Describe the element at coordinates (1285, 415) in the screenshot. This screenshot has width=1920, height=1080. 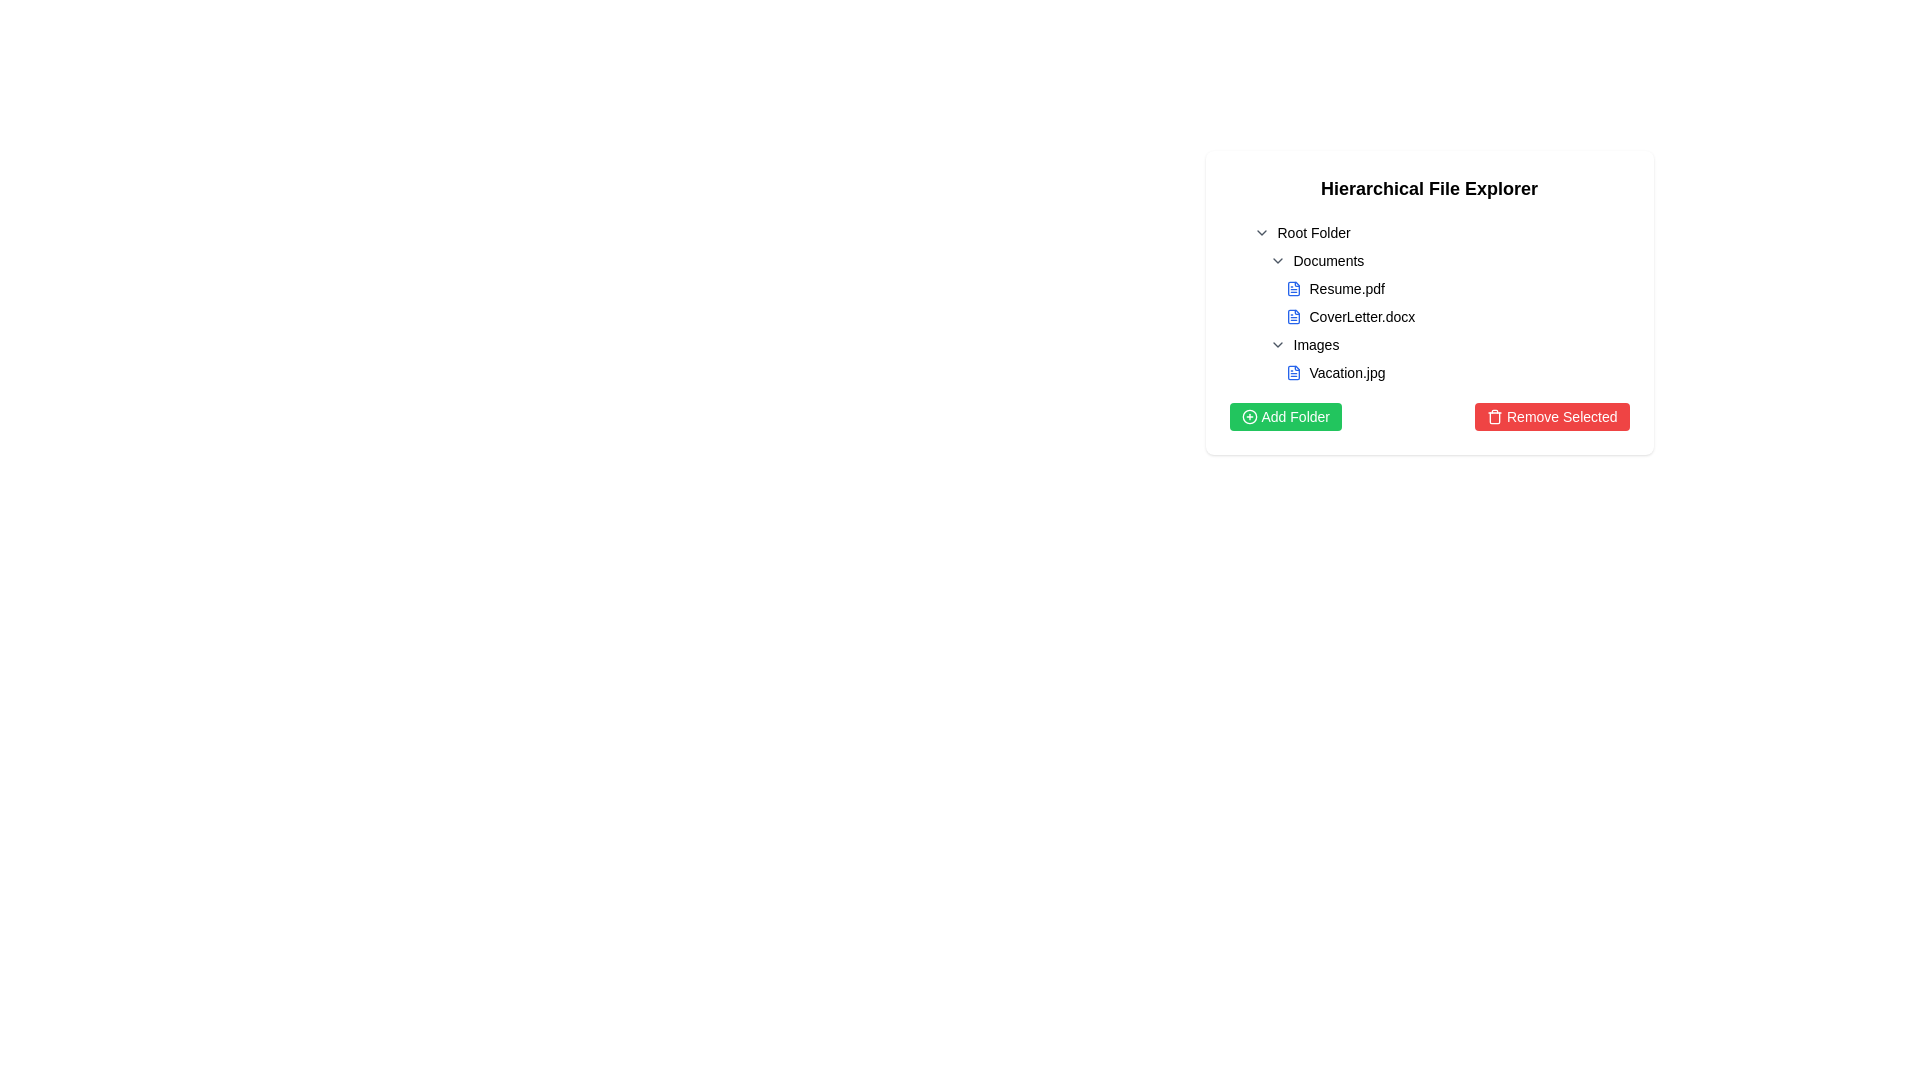
I see `the 'Add New Folder' button in the 'Hierarchical File Explorer' interface` at that location.